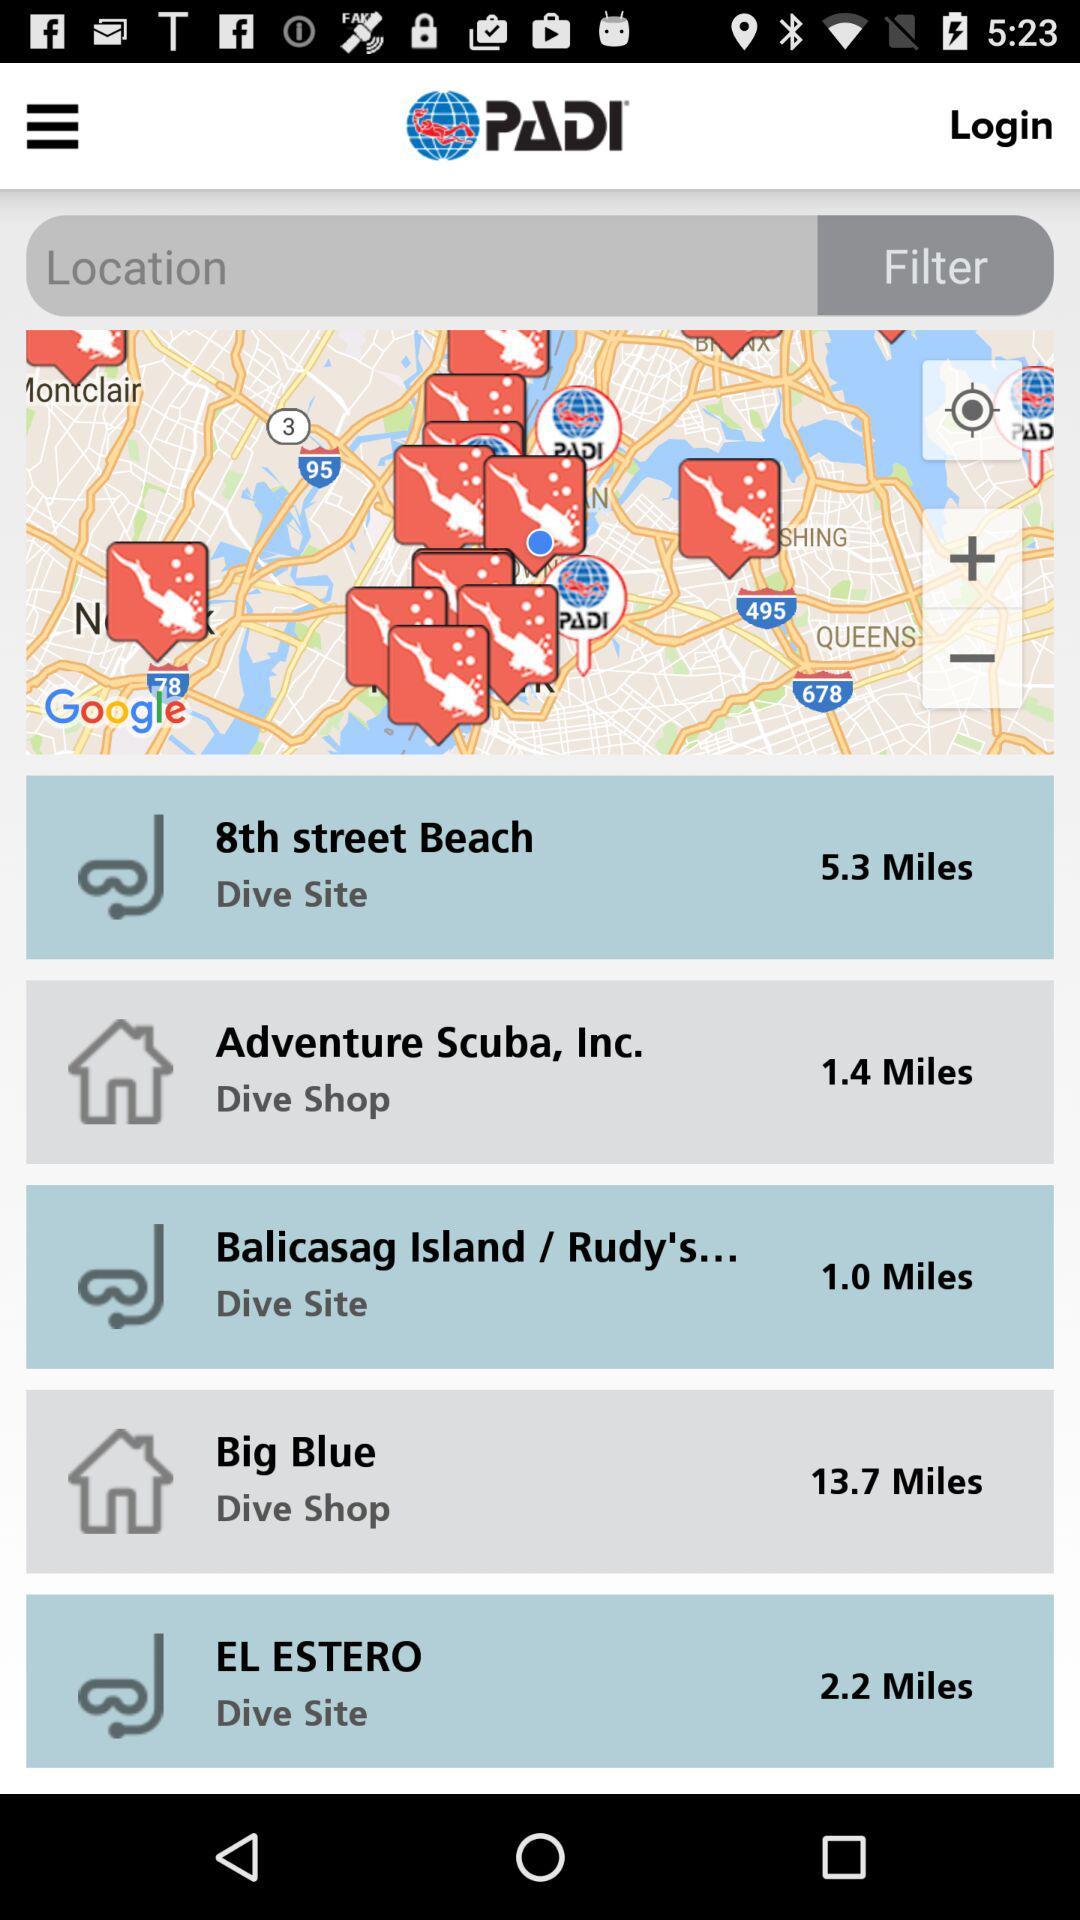 The image size is (1080, 1920). Describe the element at coordinates (490, 1640) in the screenshot. I see `the el estero item` at that location.